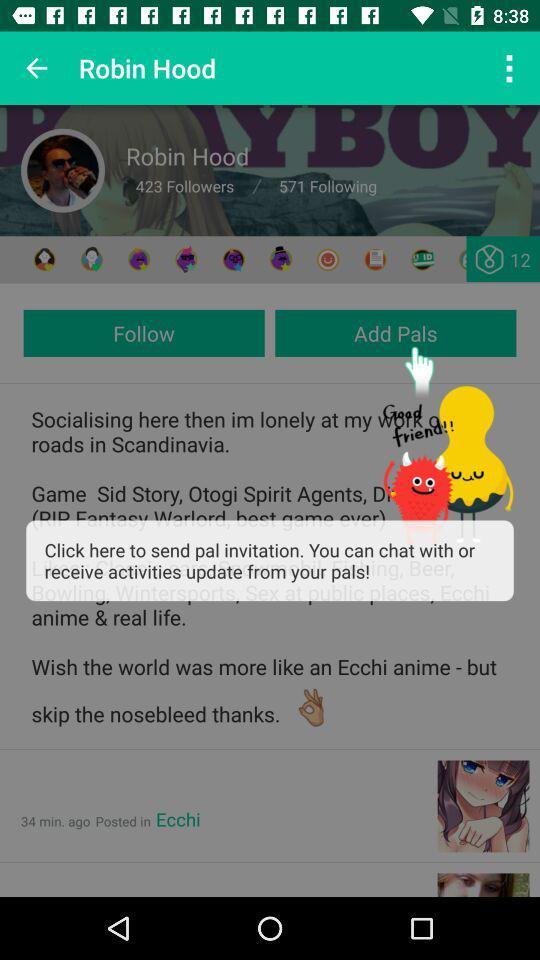 This screenshot has height=960, width=540. Describe the element at coordinates (44, 258) in the screenshot. I see `a pal in the app` at that location.